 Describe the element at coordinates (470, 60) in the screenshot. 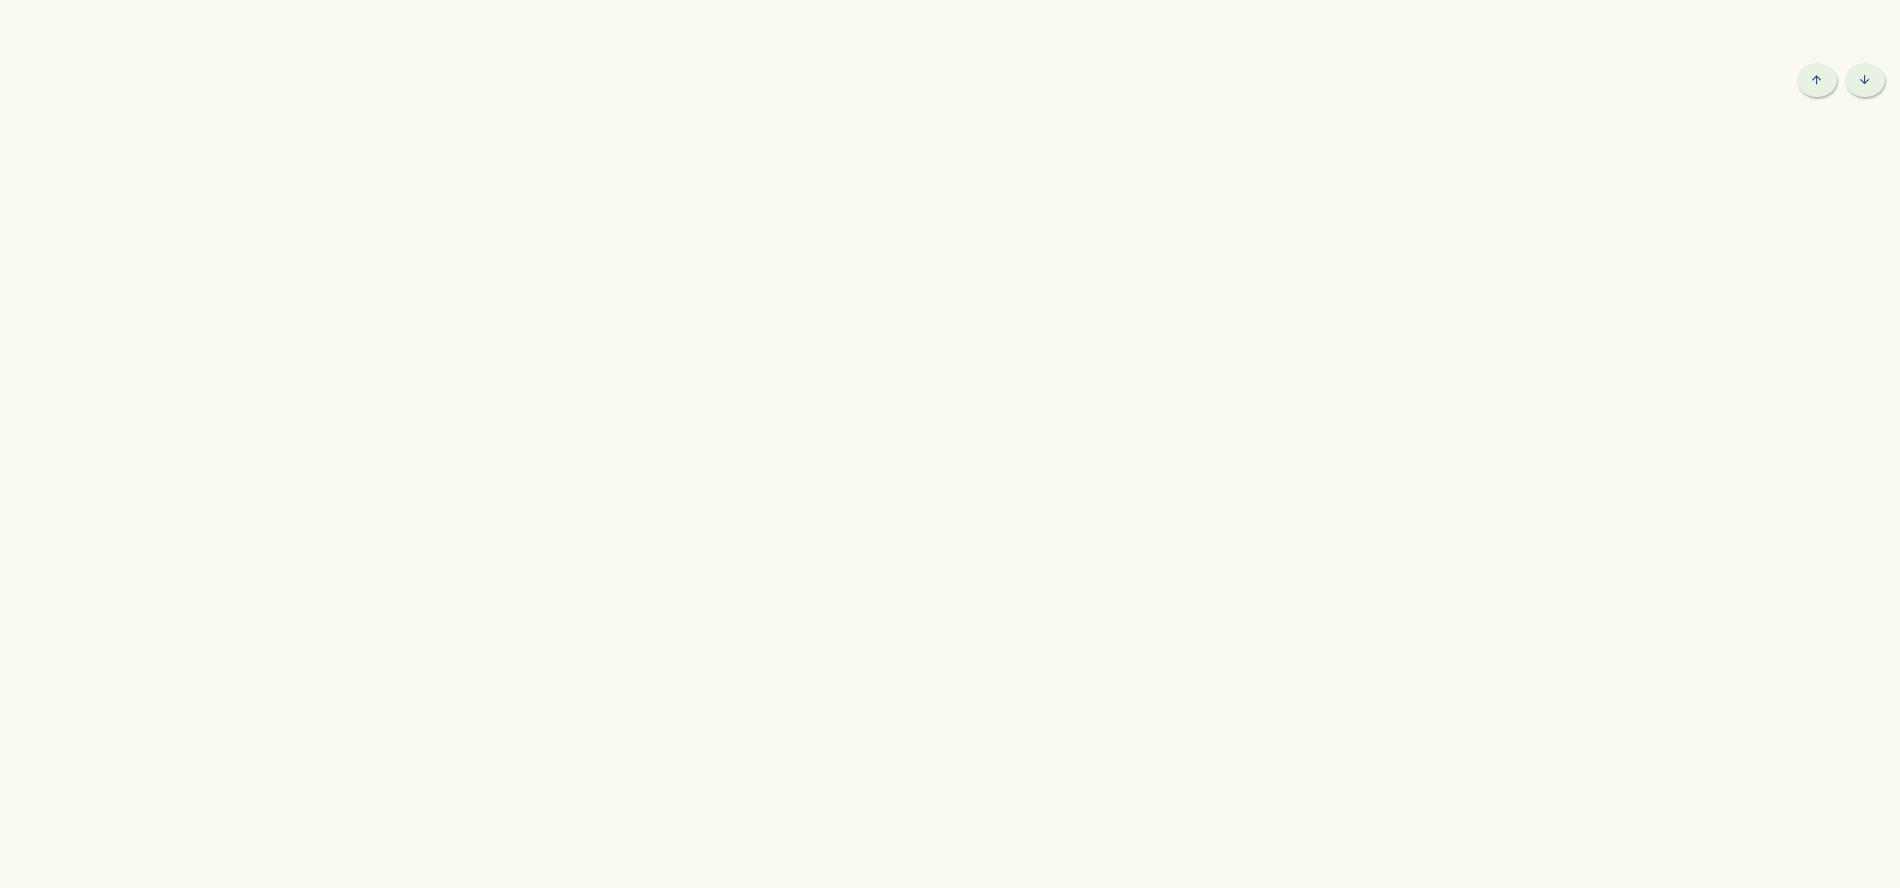

I see `'Local Events'` at that location.